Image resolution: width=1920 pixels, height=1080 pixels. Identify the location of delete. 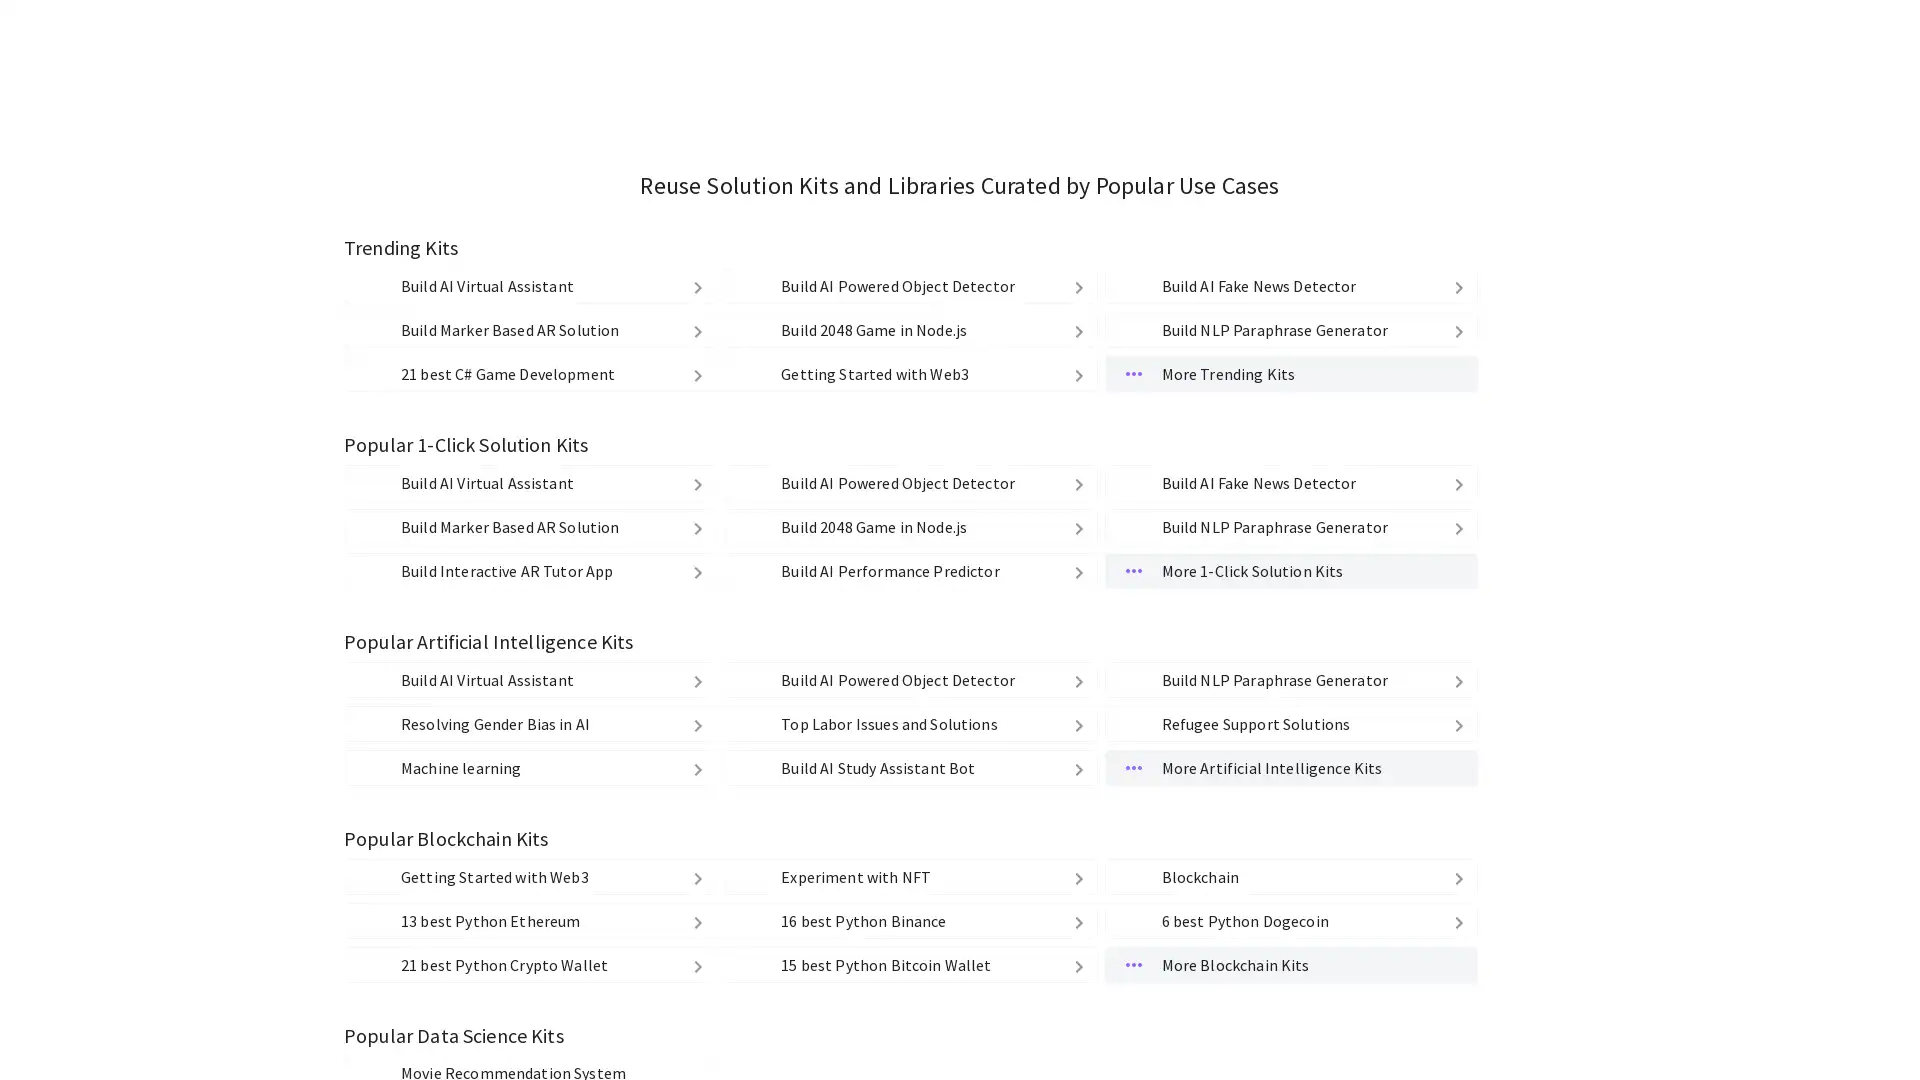
(1050, 986).